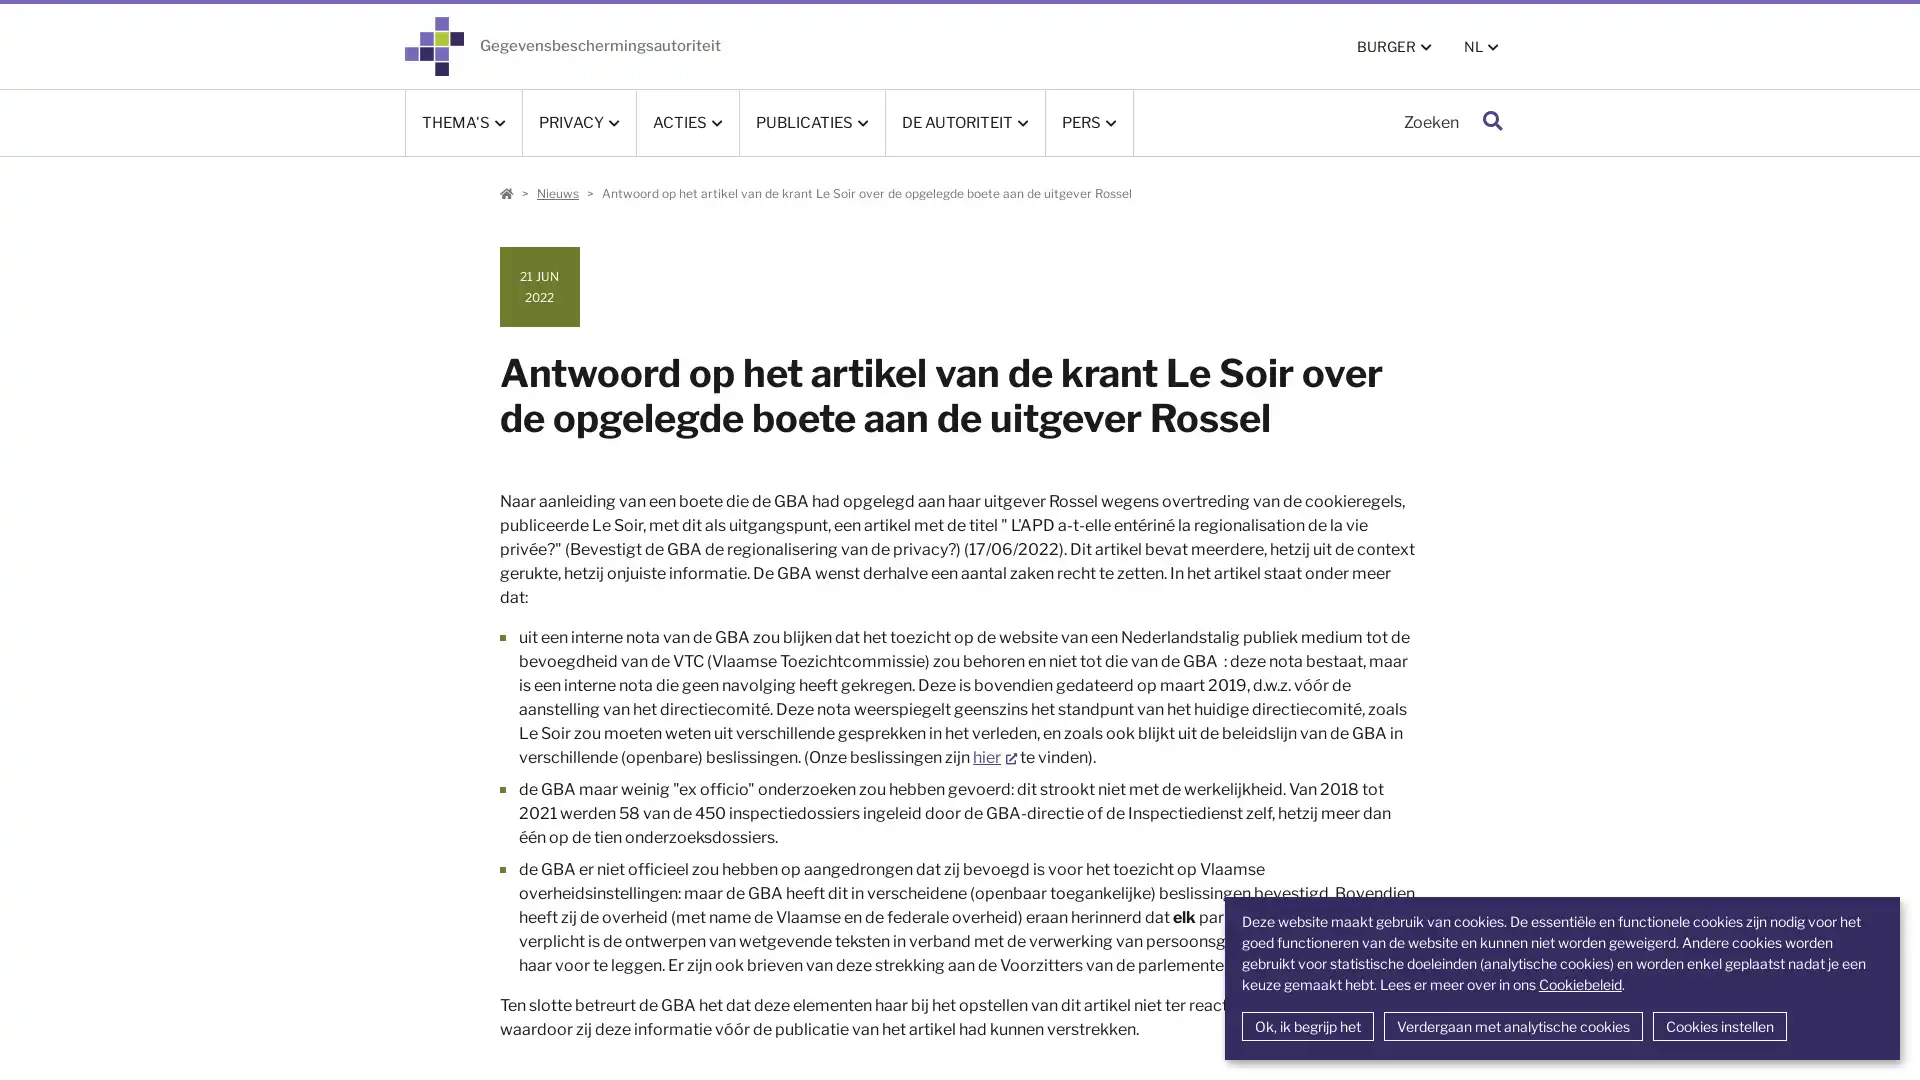 The height and width of the screenshot is (1080, 1920). Describe the element at coordinates (1717, 1026) in the screenshot. I see `Cookies instellen` at that location.